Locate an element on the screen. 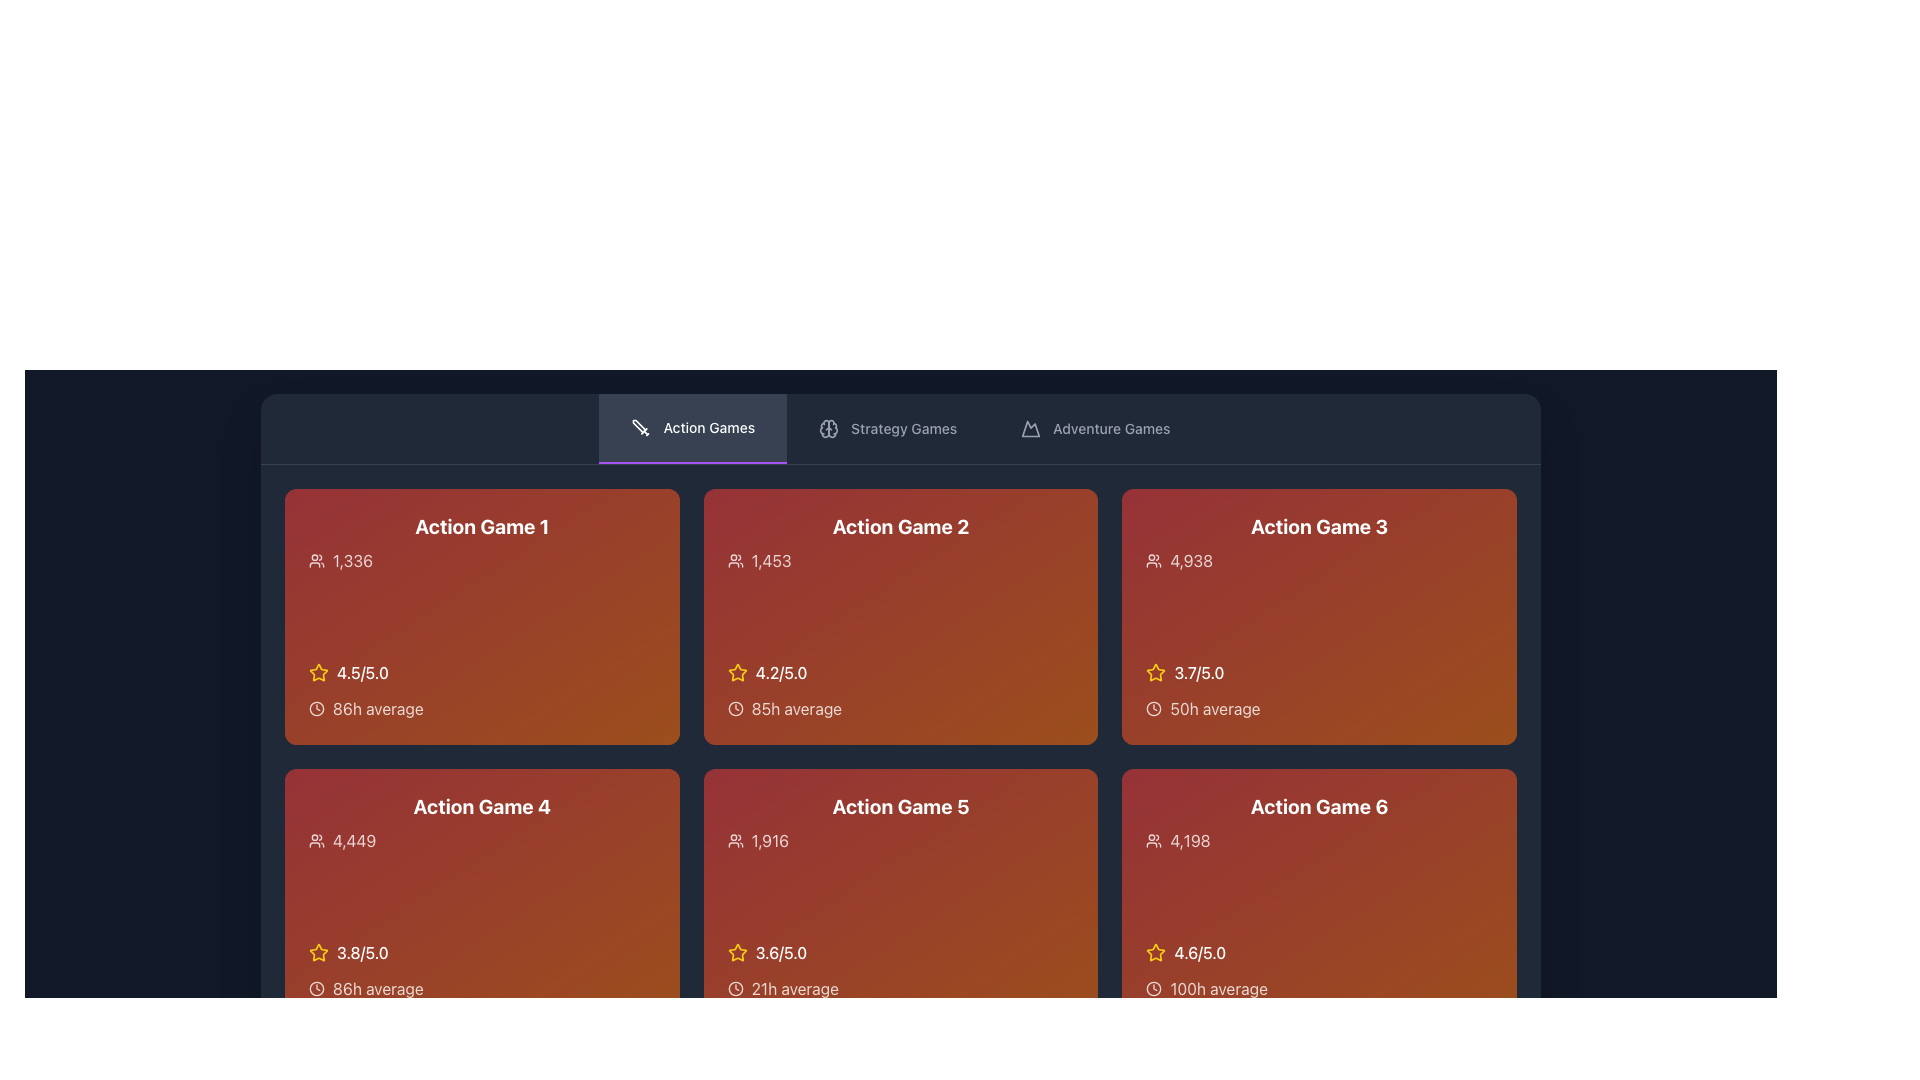 This screenshot has width=1920, height=1080. the non-interactive text label displaying '50h average' located below the star rating indicator and to the right of the clock icon within the 'Action Game 3' card is located at coordinates (1214, 708).